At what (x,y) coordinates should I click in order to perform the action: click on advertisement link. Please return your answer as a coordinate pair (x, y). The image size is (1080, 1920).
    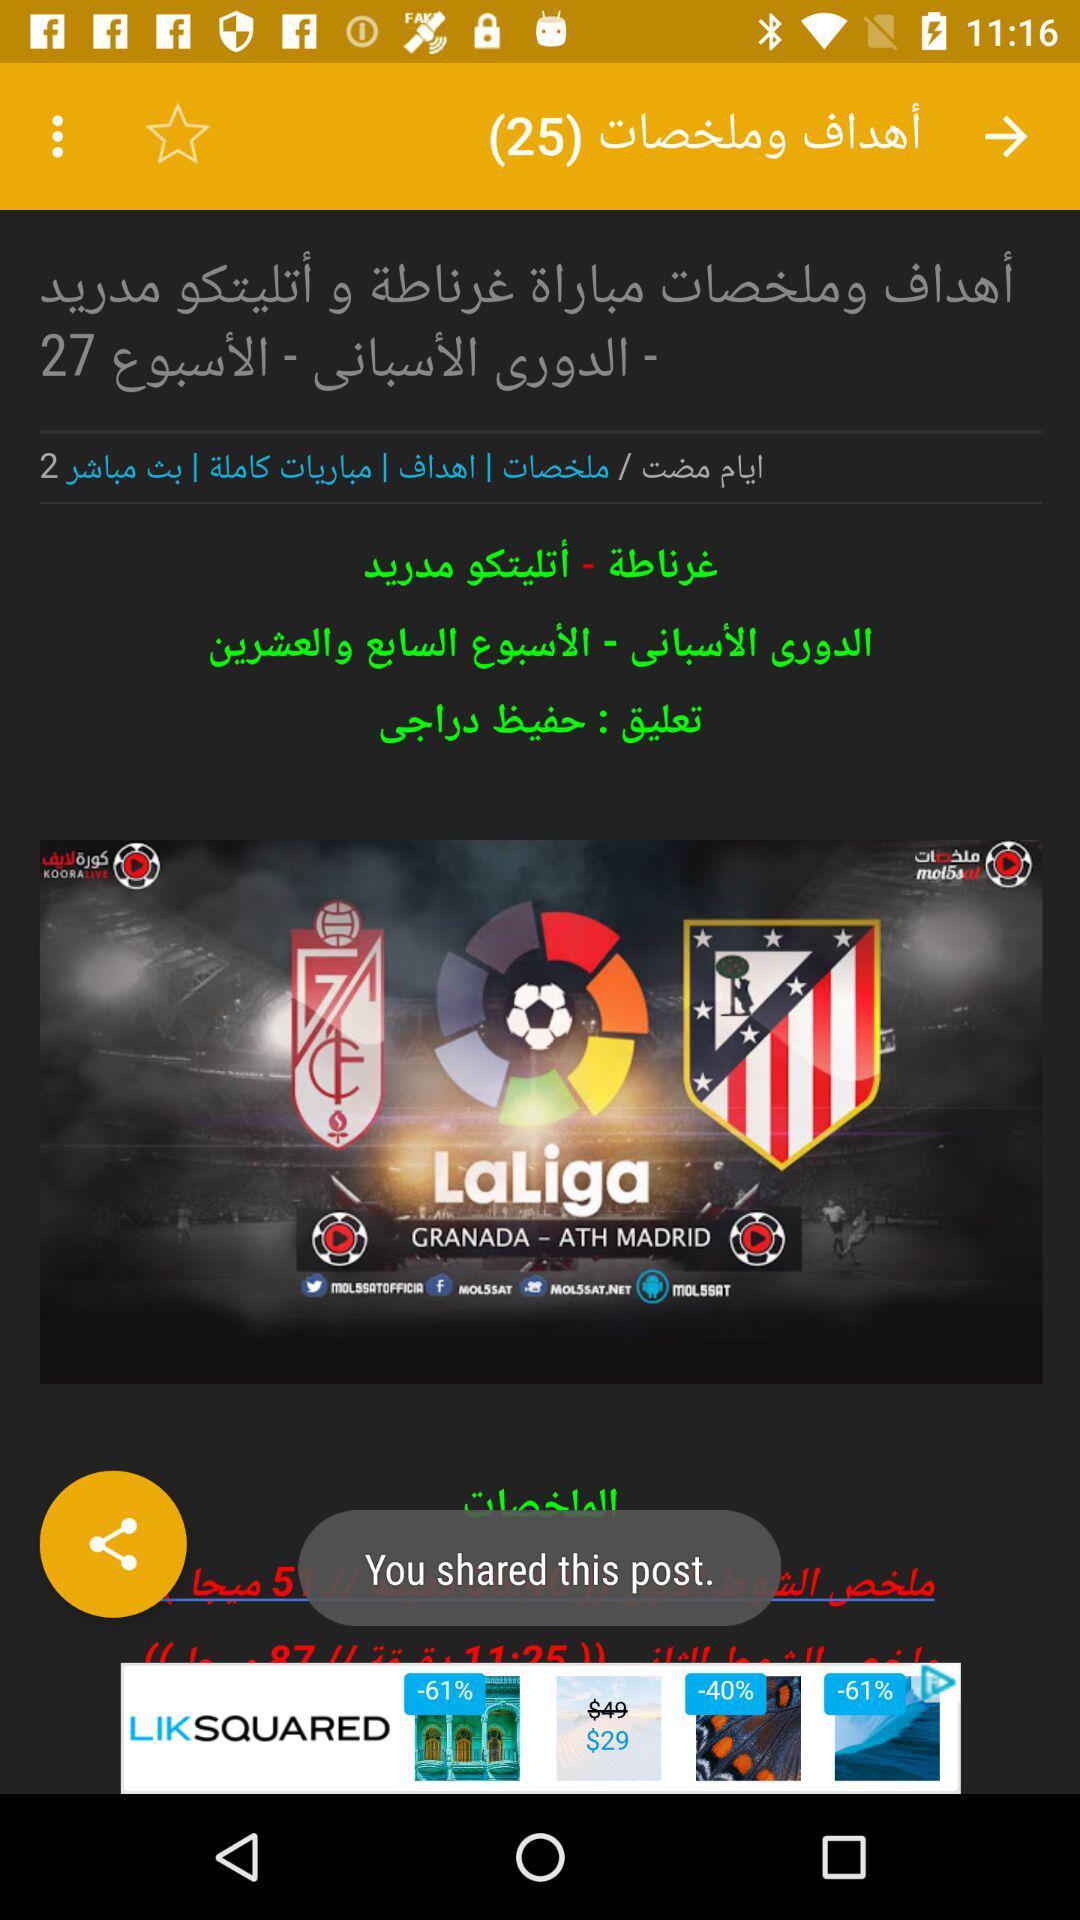
    Looking at the image, I should click on (540, 1727).